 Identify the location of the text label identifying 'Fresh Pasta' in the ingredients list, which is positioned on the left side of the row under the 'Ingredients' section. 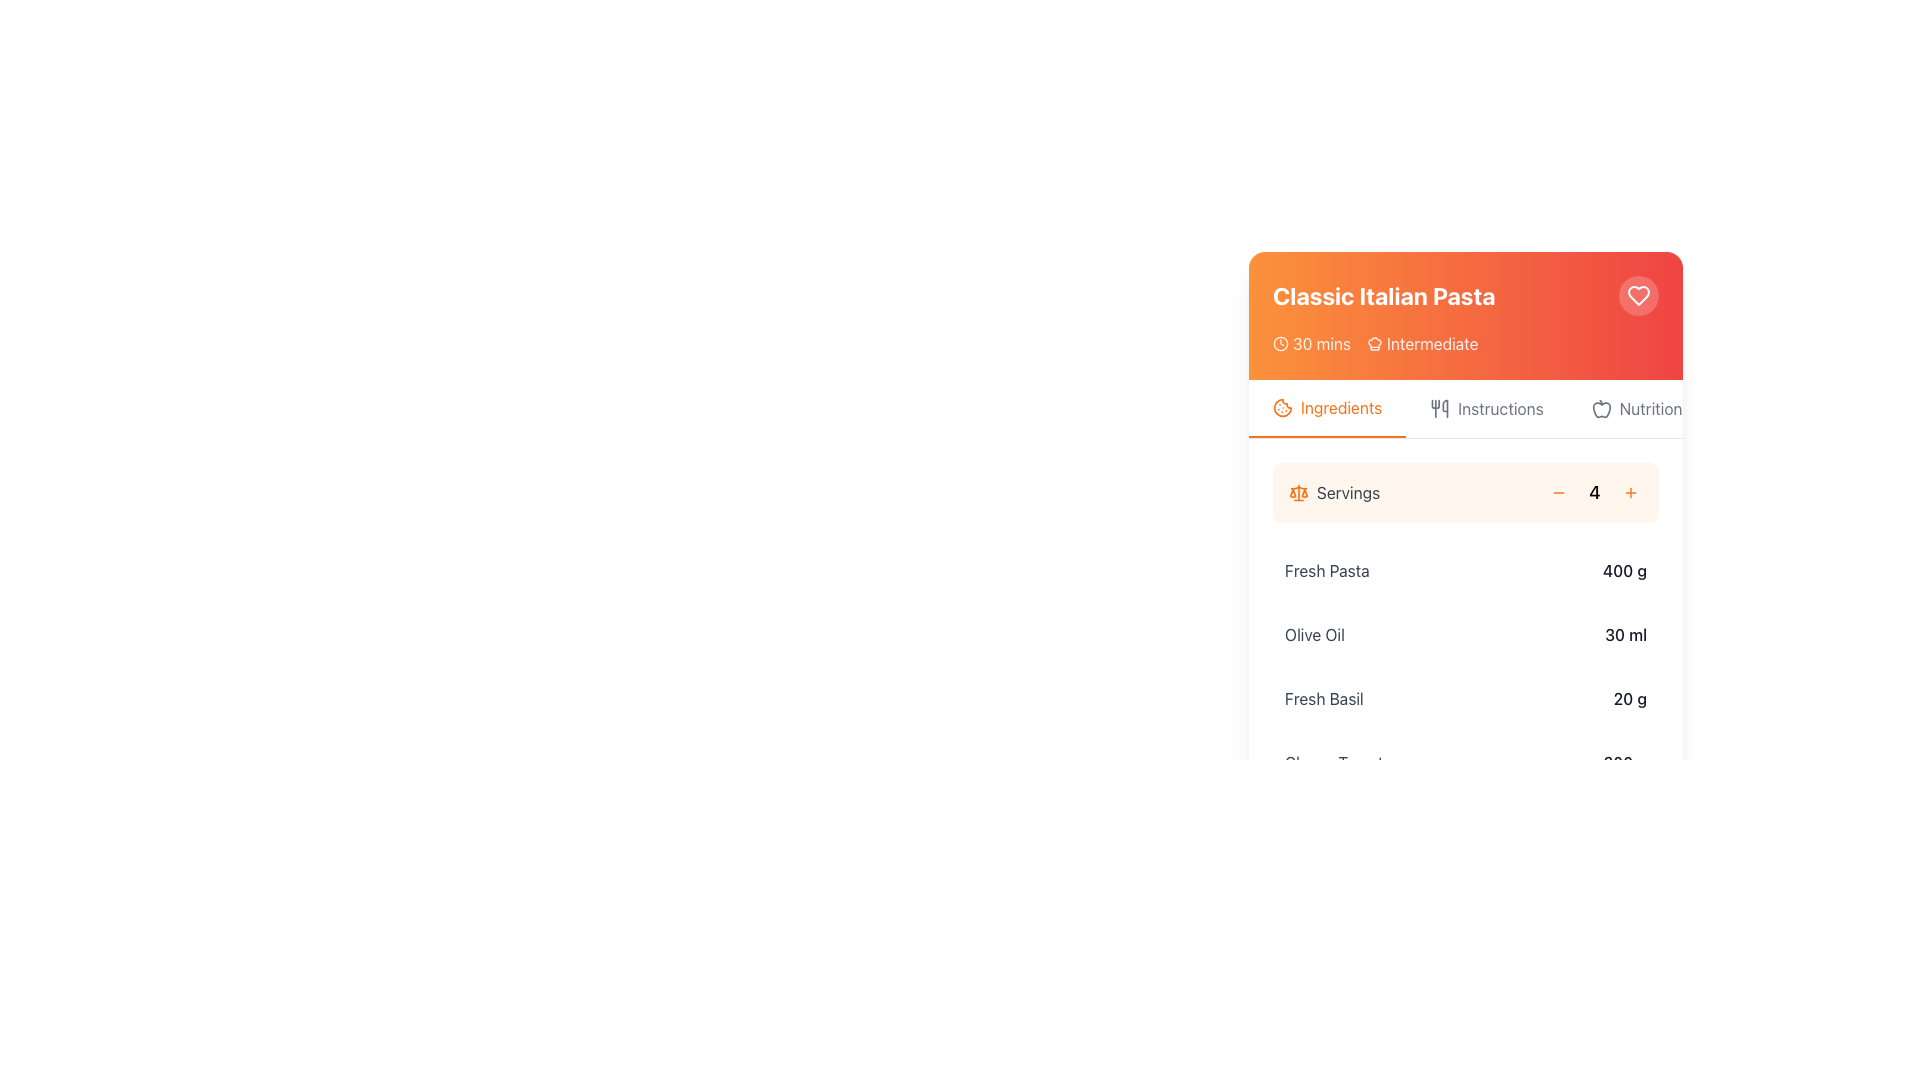
(1327, 570).